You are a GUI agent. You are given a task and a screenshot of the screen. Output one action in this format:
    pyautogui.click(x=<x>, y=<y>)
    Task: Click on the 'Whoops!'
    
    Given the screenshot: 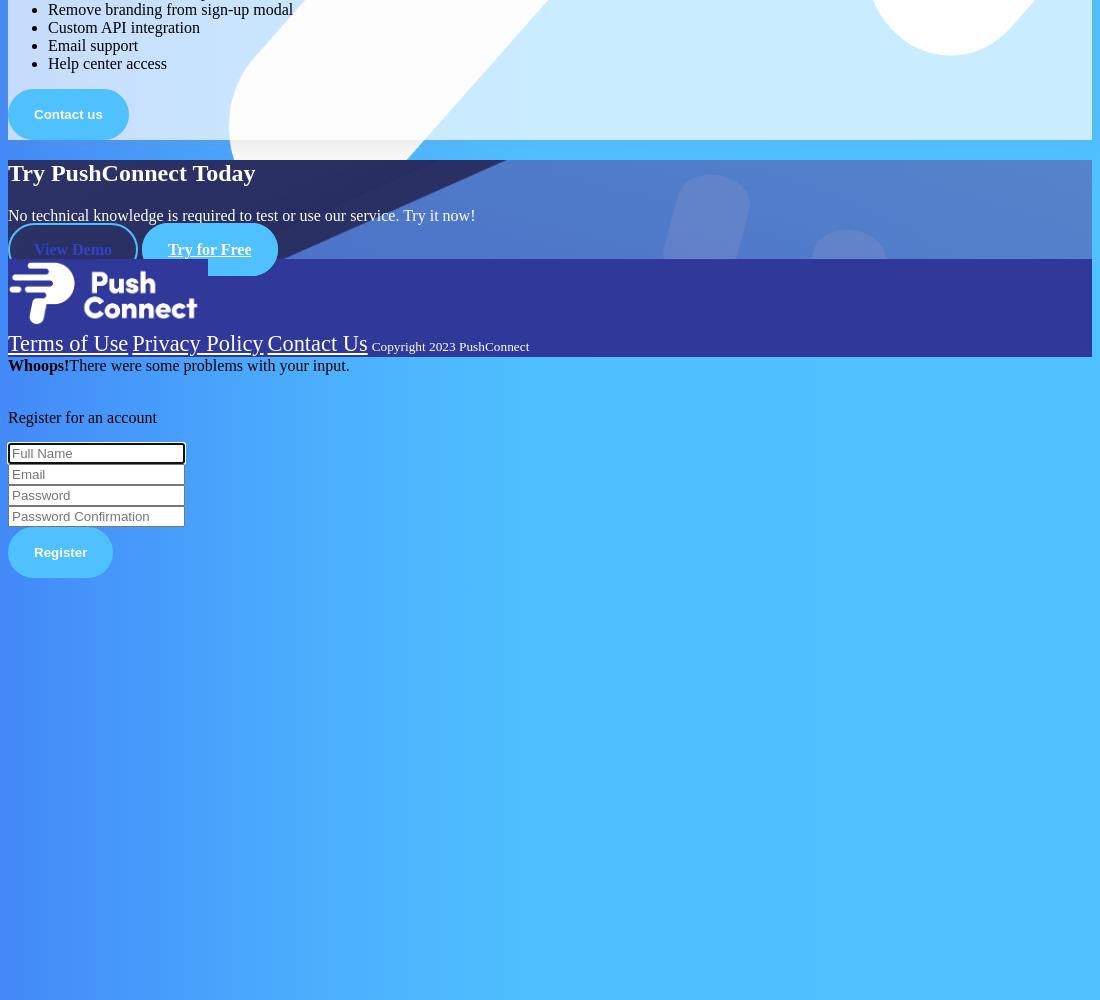 What is the action you would take?
    pyautogui.click(x=7, y=363)
    